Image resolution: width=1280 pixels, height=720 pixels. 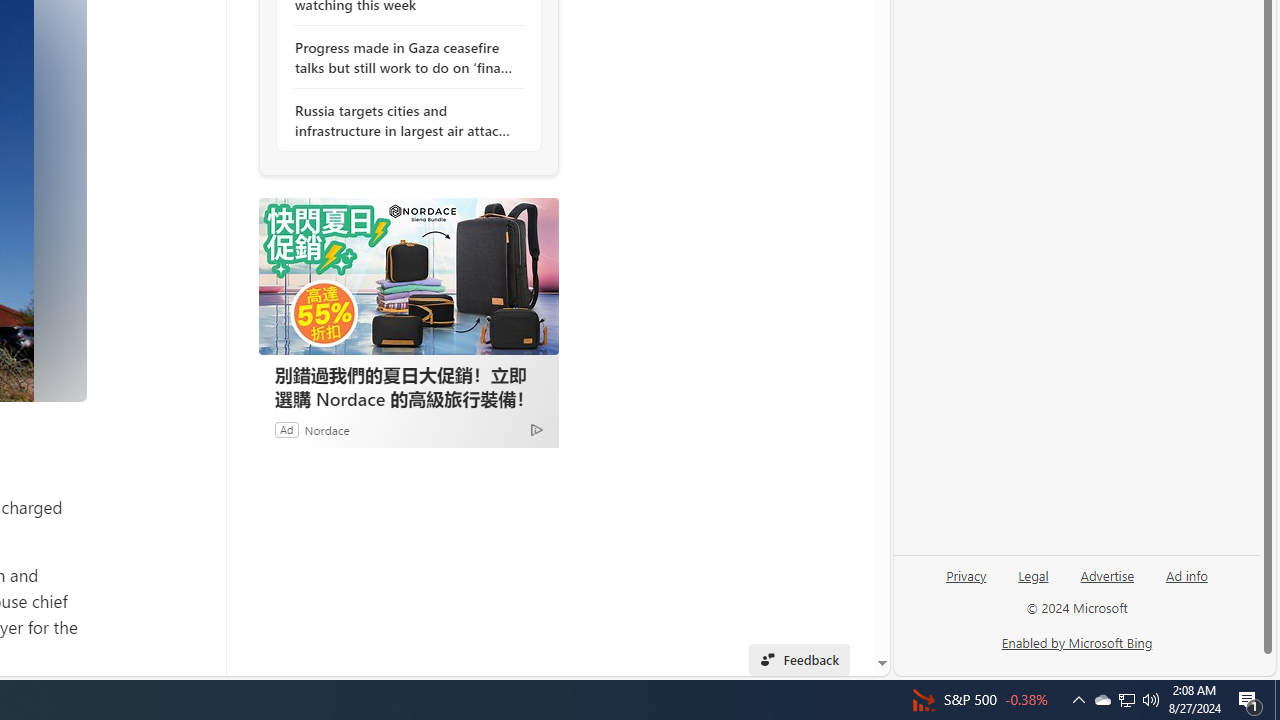 I want to click on 'Ad Choice', so click(x=536, y=428).